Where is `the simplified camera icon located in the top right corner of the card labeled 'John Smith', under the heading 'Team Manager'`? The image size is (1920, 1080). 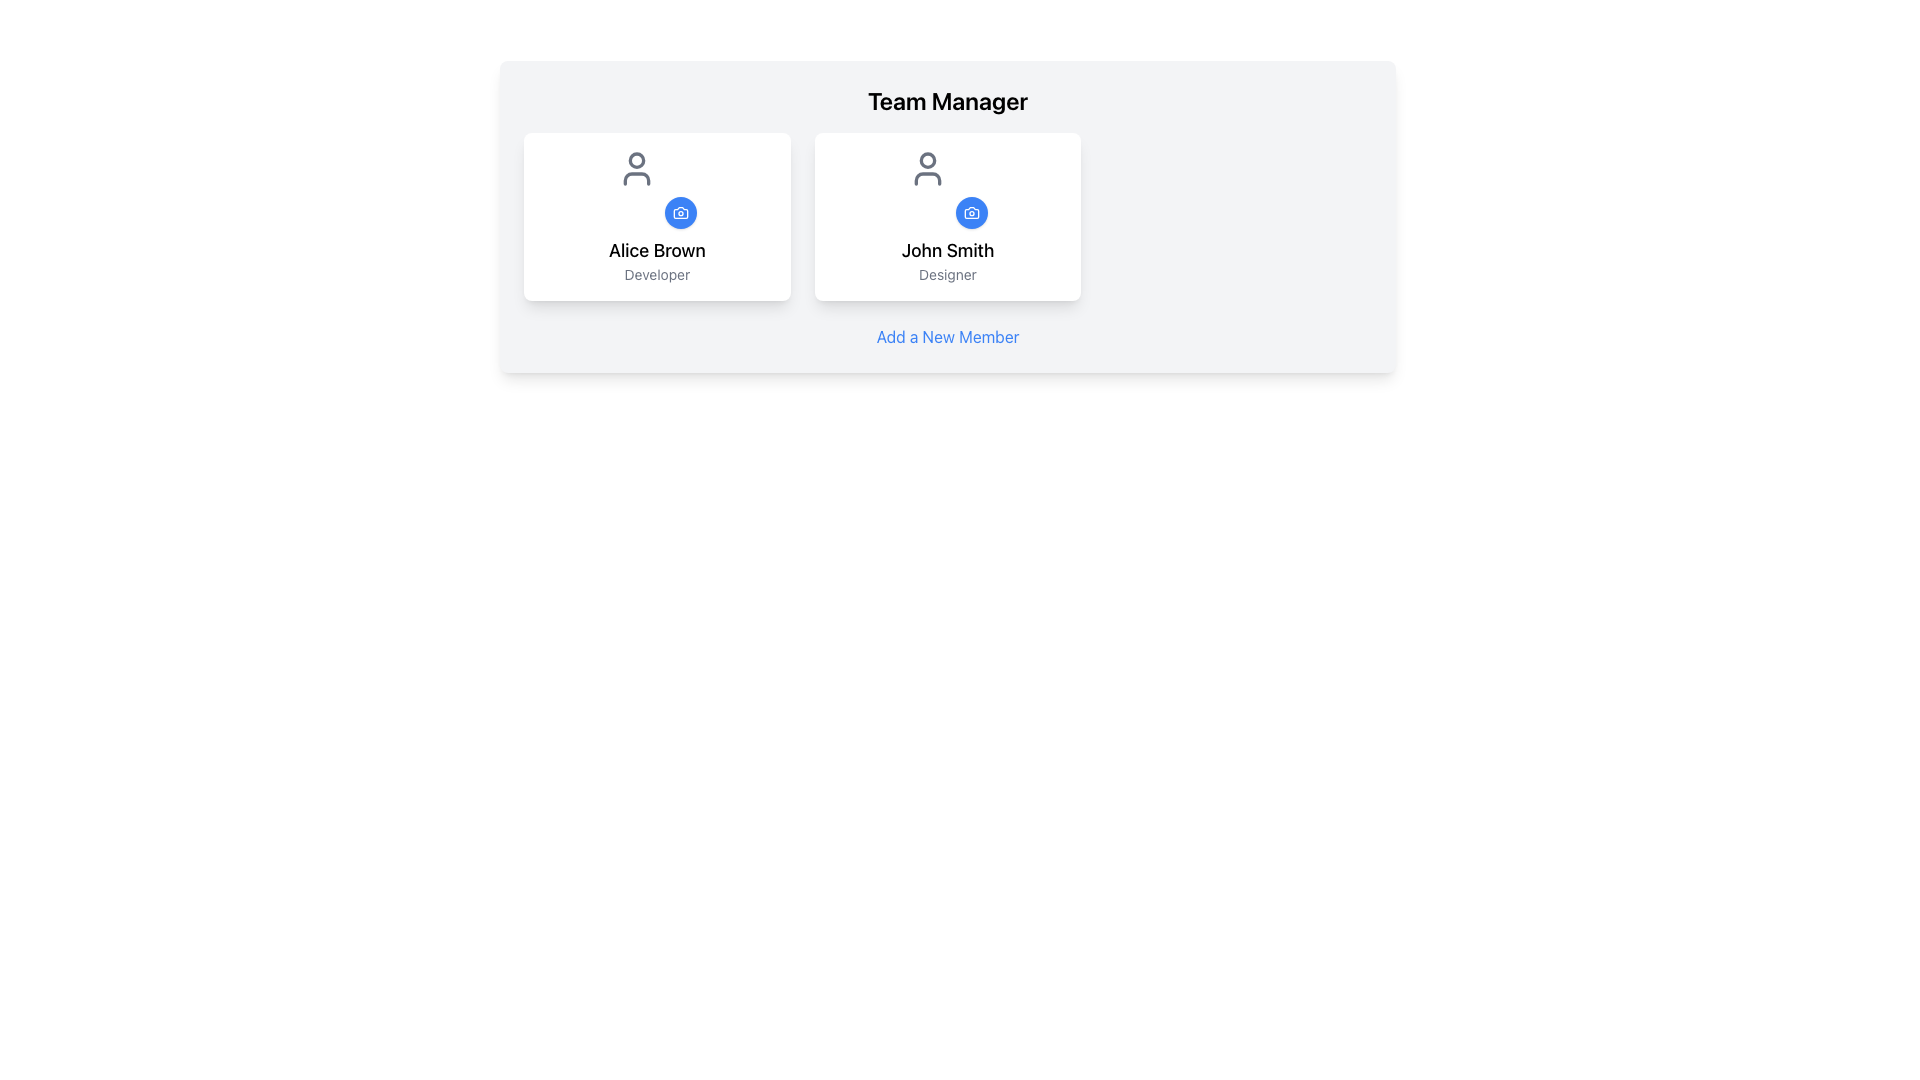
the simplified camera icon located in the top right corner of the card labeled 'John Smith', under the heading 'Team Manager' is located at coordinates (971, 212).